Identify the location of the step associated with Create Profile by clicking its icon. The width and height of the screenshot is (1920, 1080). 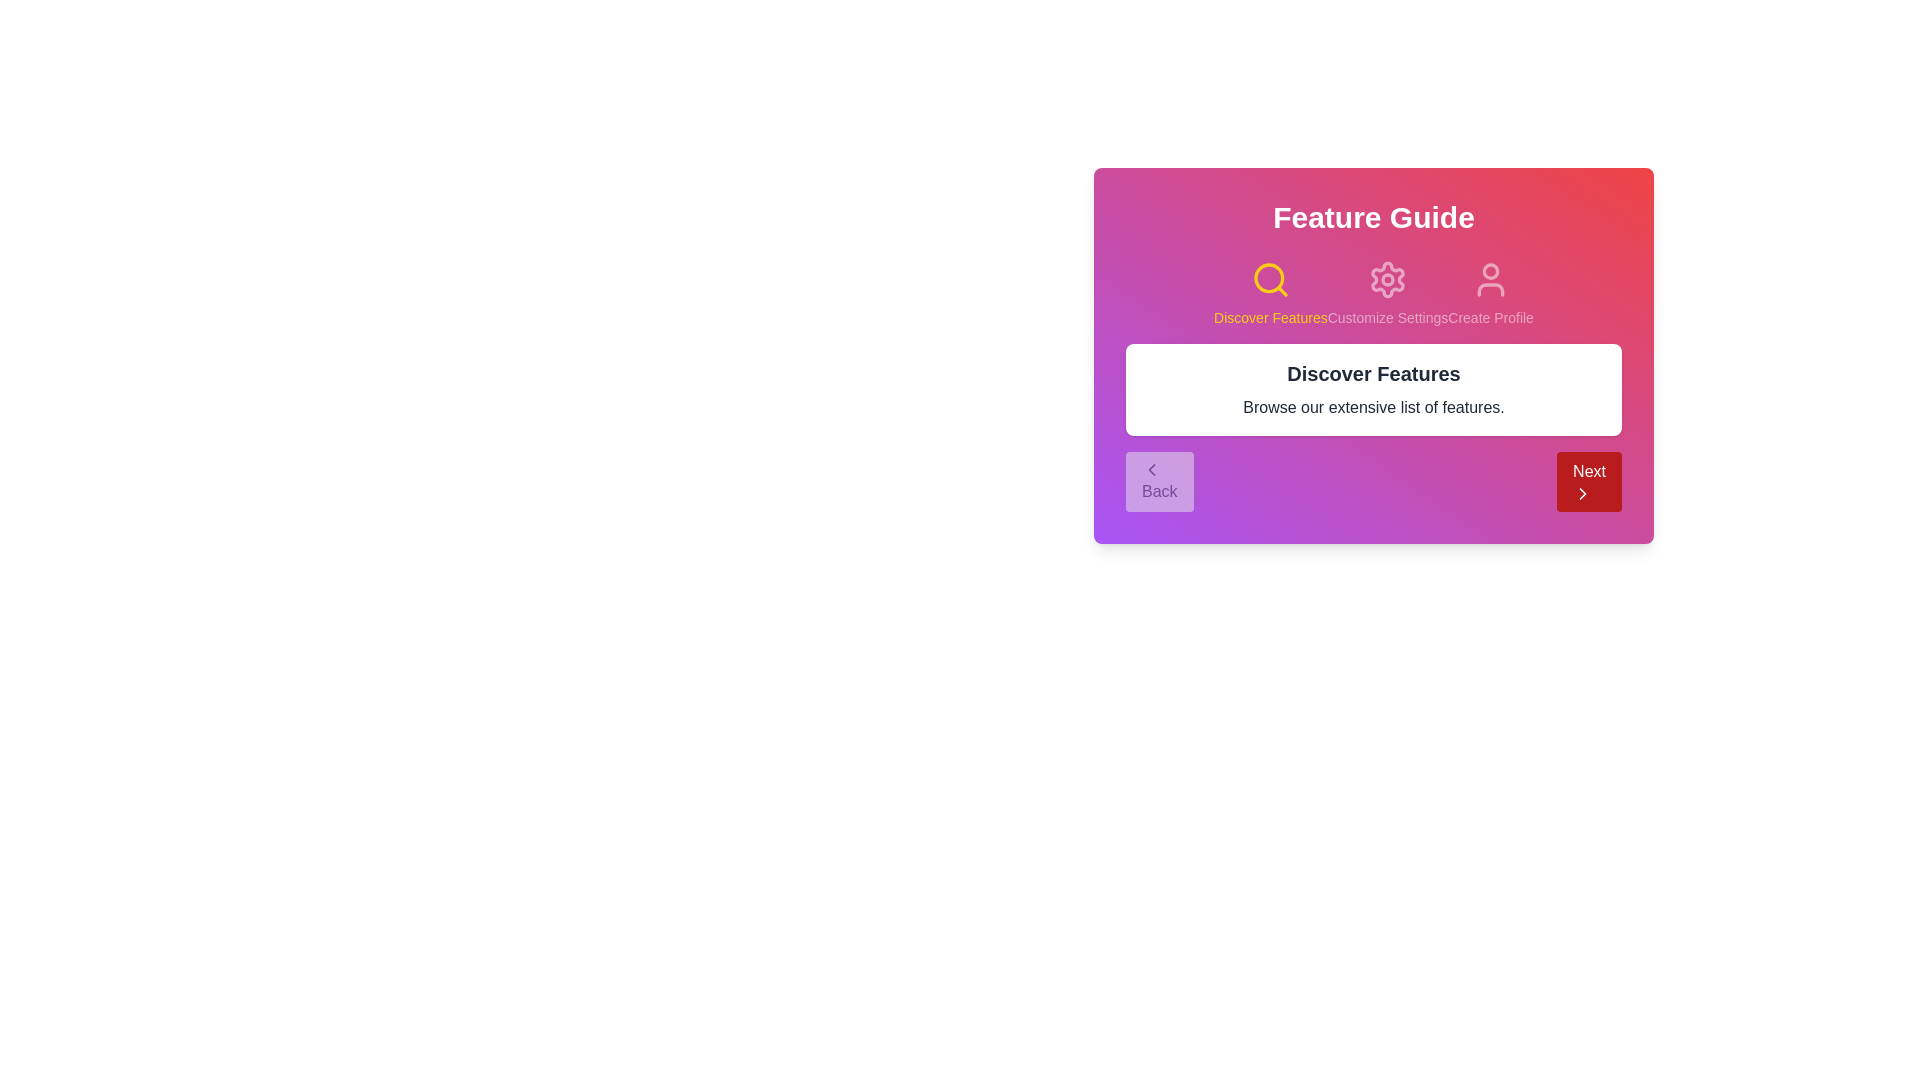
(1491, 280).